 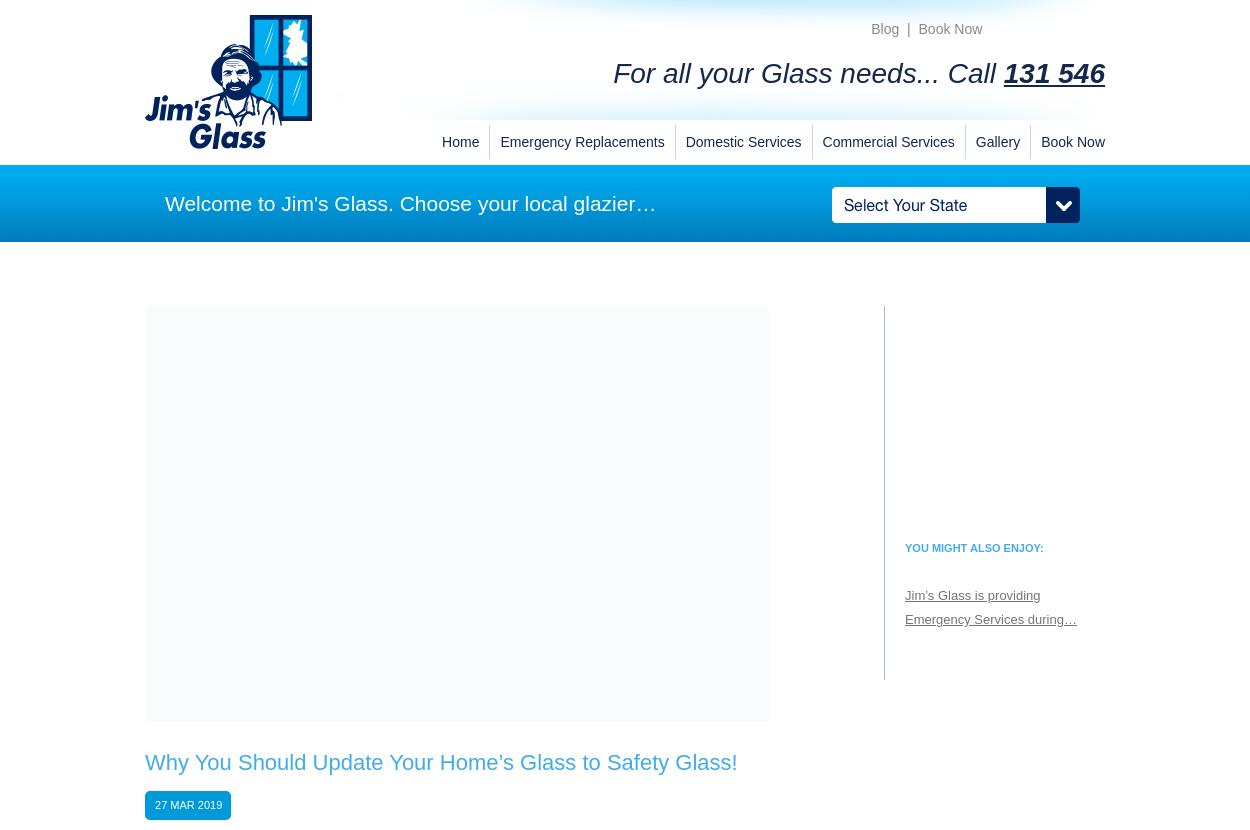 What do you see at coordinates (1054, 72) in the screenshot?
I see `'131 546'` at bounding box center [1054, 72].